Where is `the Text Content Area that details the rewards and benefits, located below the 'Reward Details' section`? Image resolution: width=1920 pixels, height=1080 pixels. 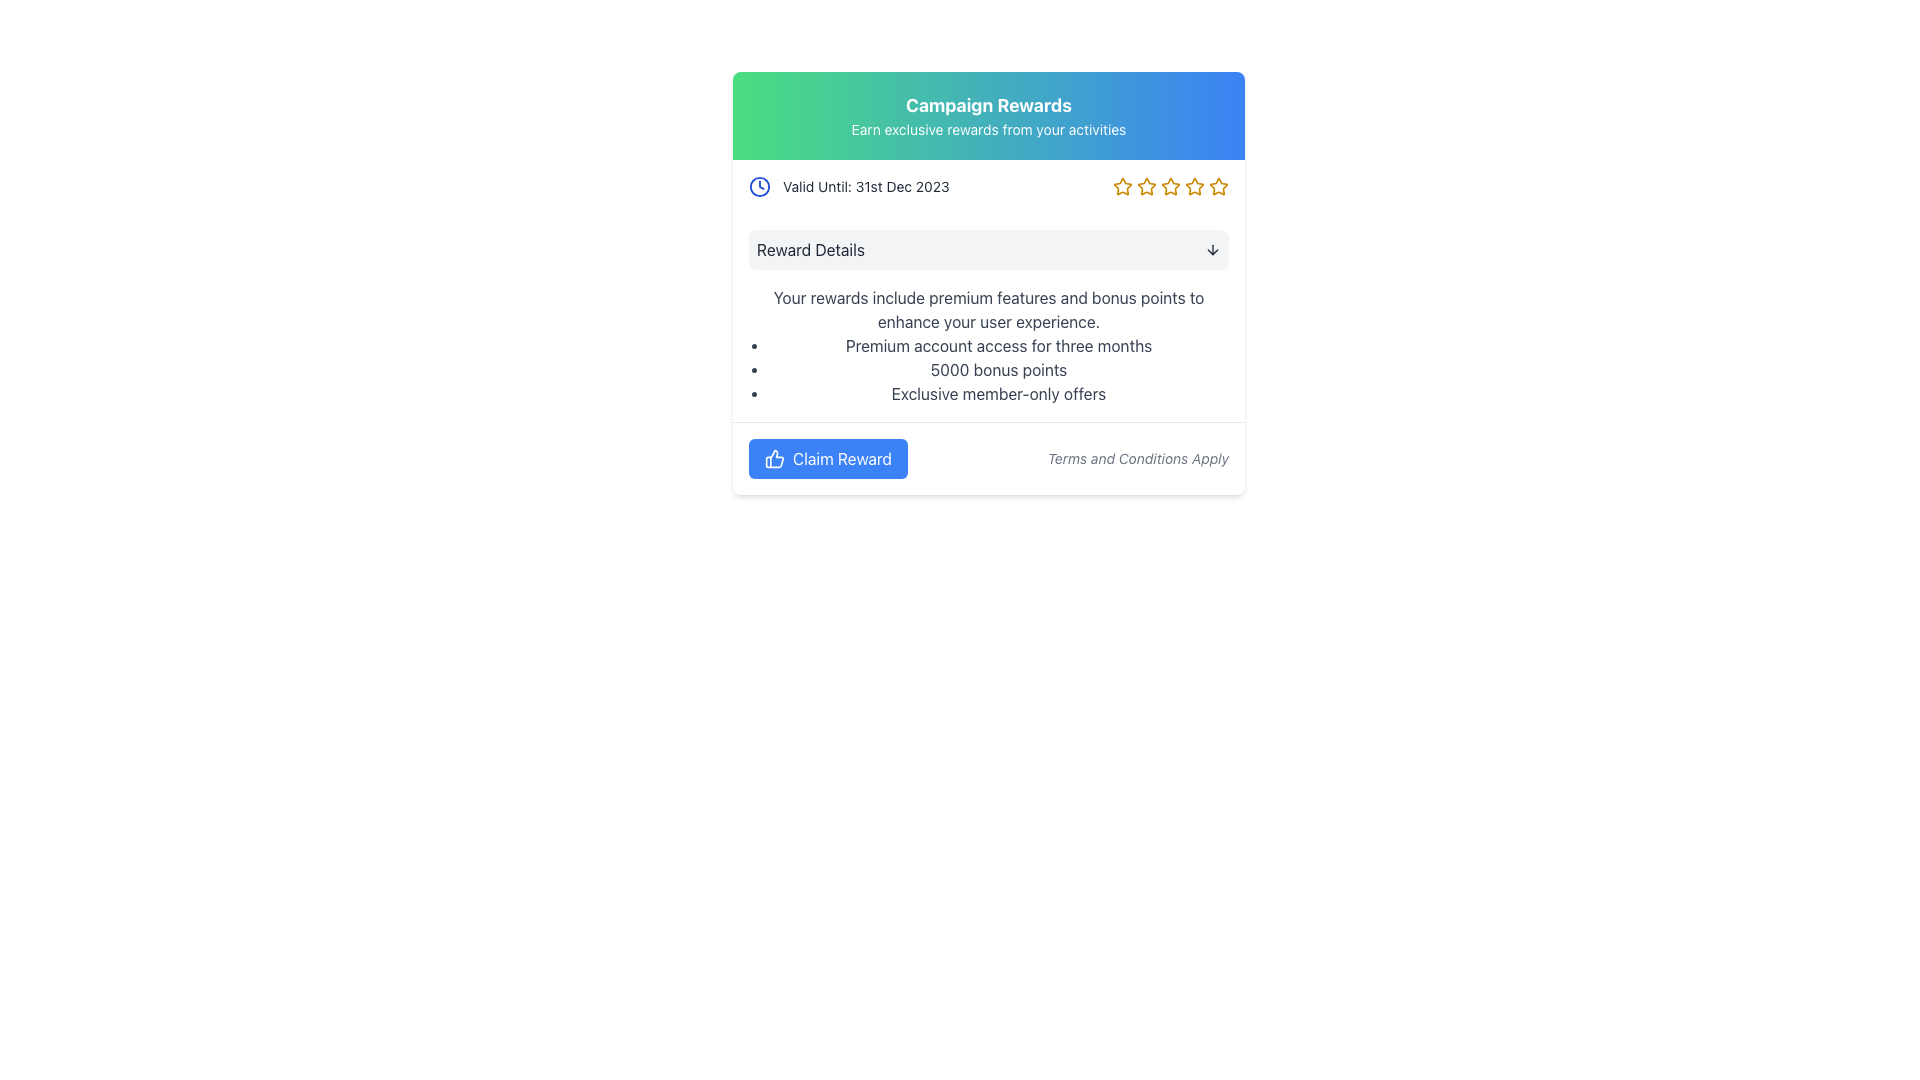
the Text Content Area that details the rewards and benefits, located below the 'Reward Details' section is located at coordinates (988, 345).